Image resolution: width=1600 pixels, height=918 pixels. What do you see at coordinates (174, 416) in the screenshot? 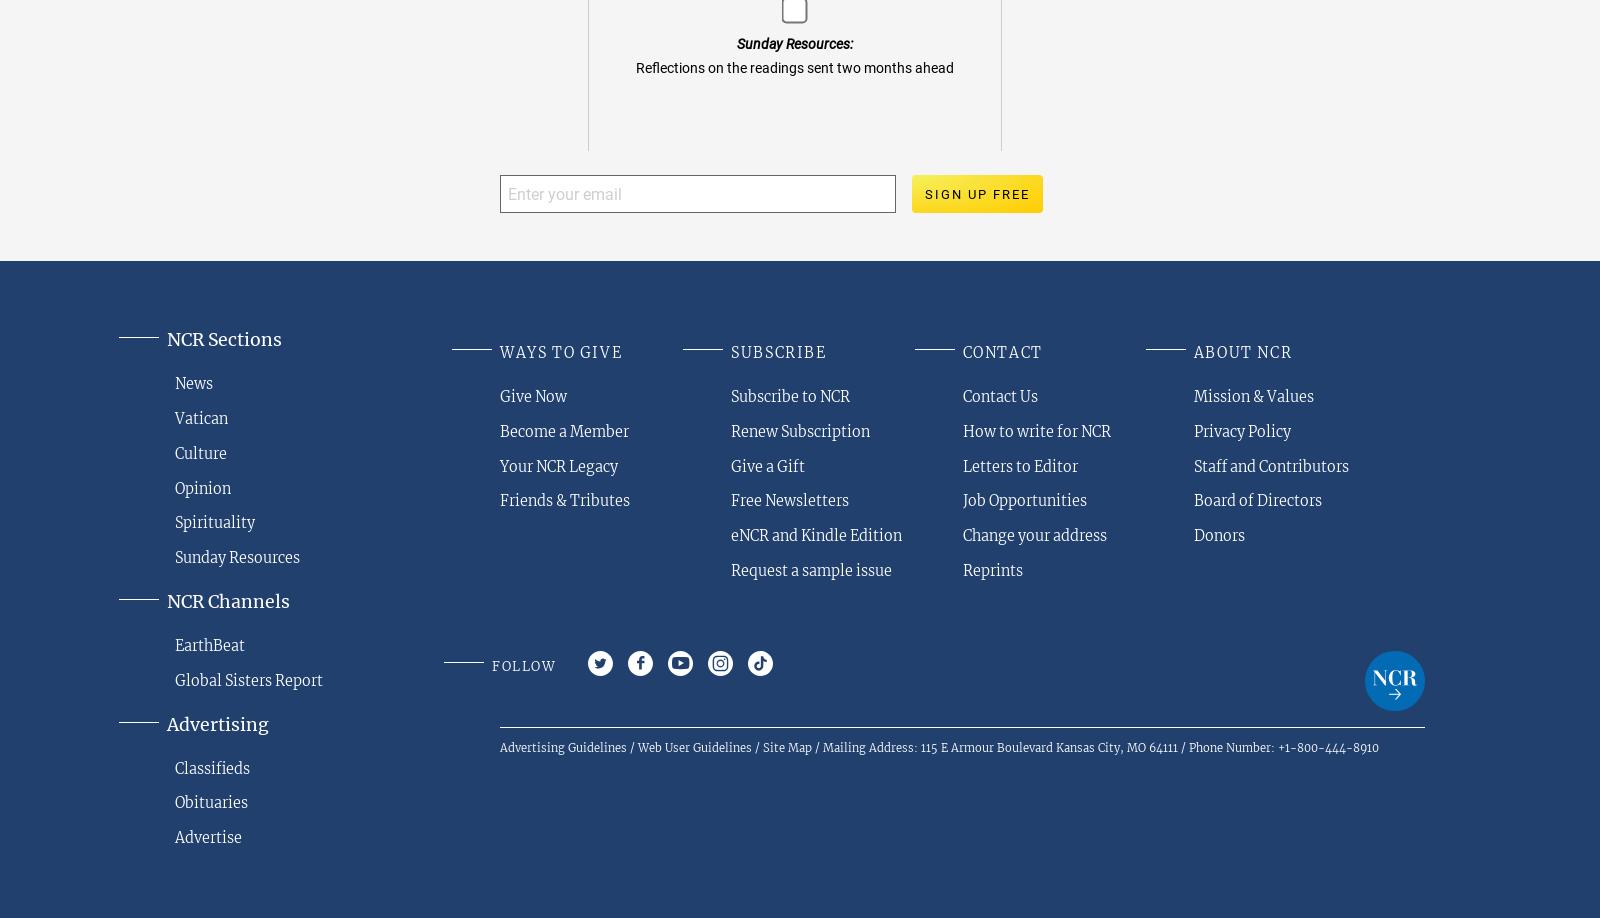
I see `'Vatican'` at bounding box center [174, 416].